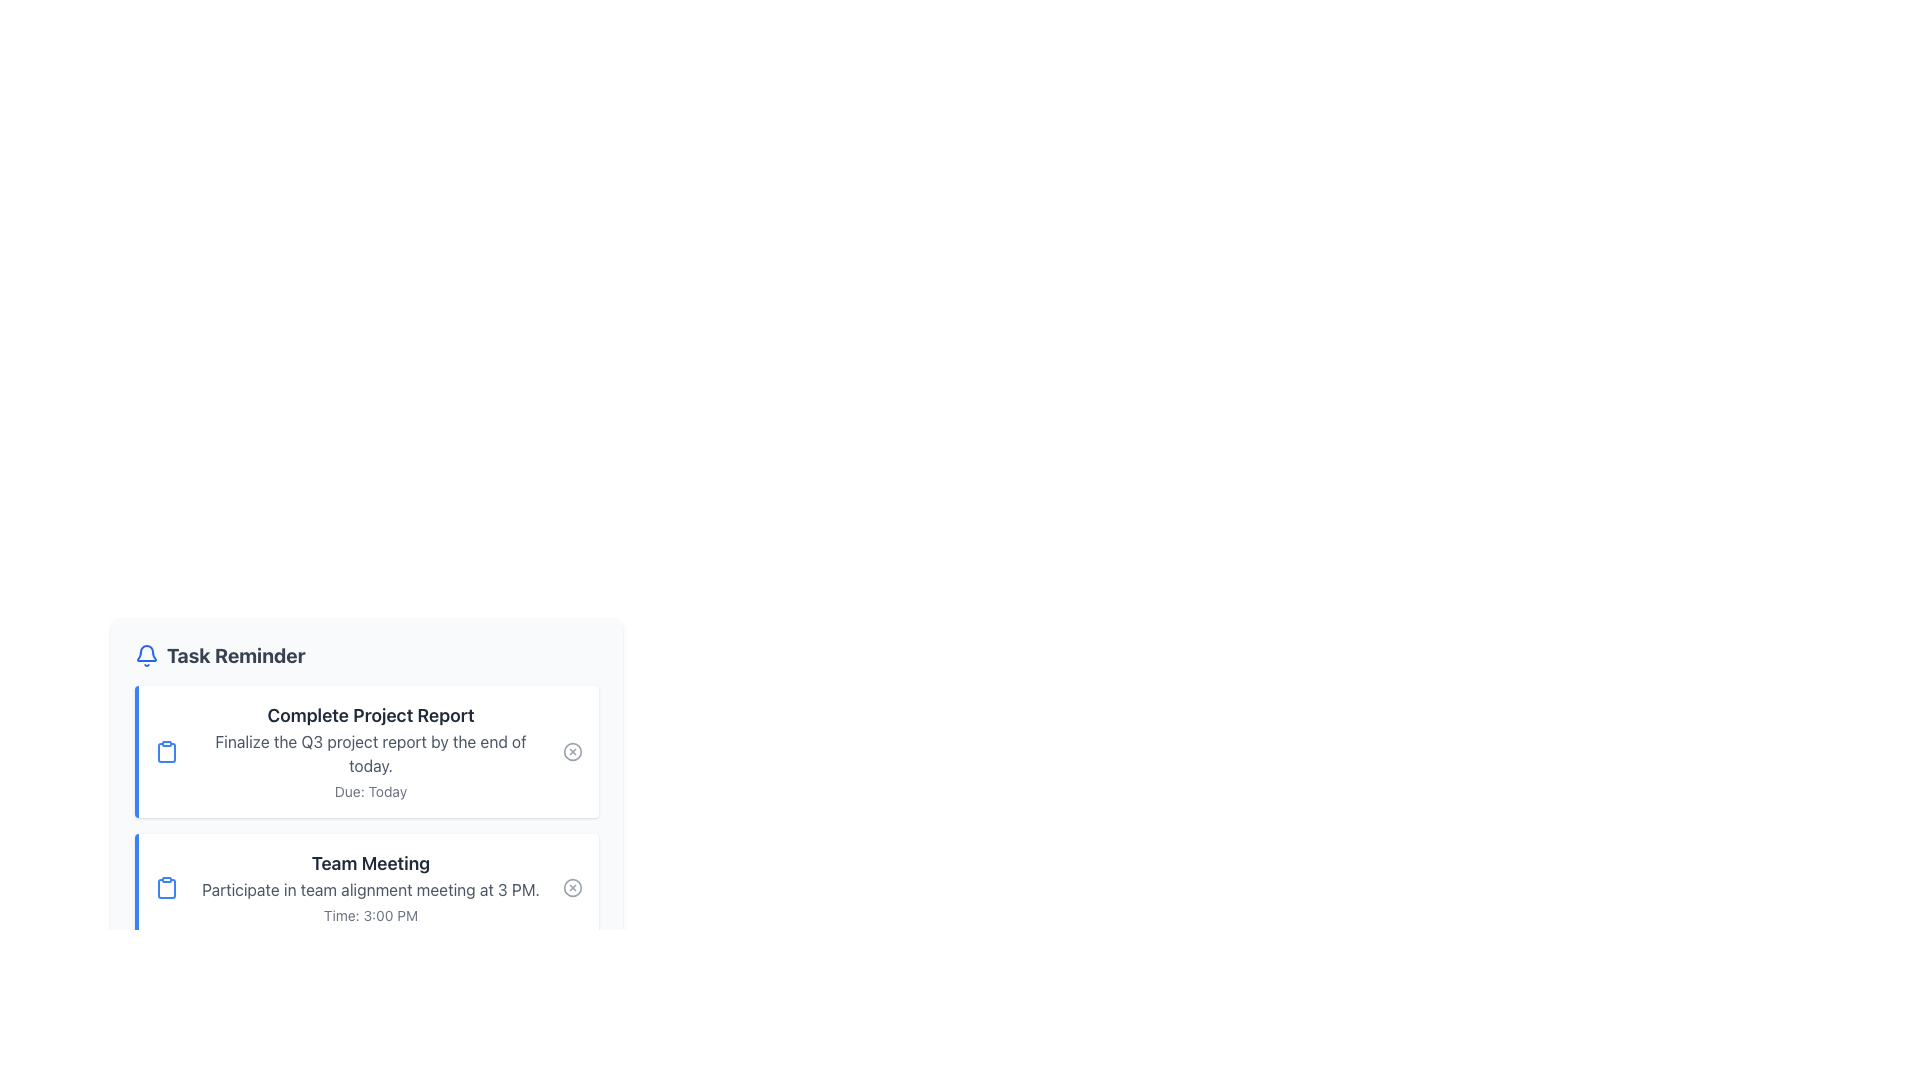  What do you see at coordinates (571, 886) in the screenshot?
I see `the button located on the far right side of the 'Team Meeting' section to change its appearance` at bounding box center [571, 886].